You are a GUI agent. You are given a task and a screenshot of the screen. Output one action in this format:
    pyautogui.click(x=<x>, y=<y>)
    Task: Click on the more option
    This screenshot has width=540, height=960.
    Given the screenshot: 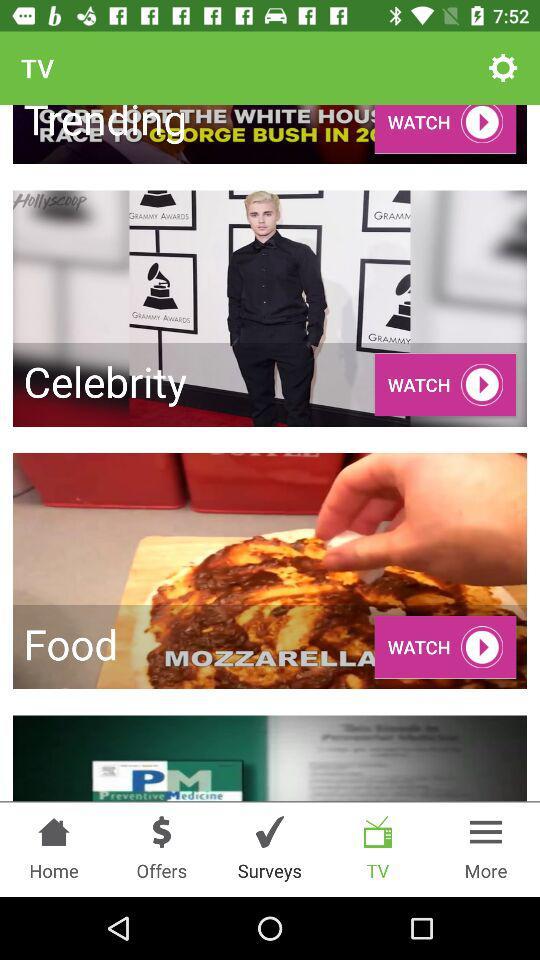 What is the action you would take?
    pyautogui.click(x=485, y=848)
    